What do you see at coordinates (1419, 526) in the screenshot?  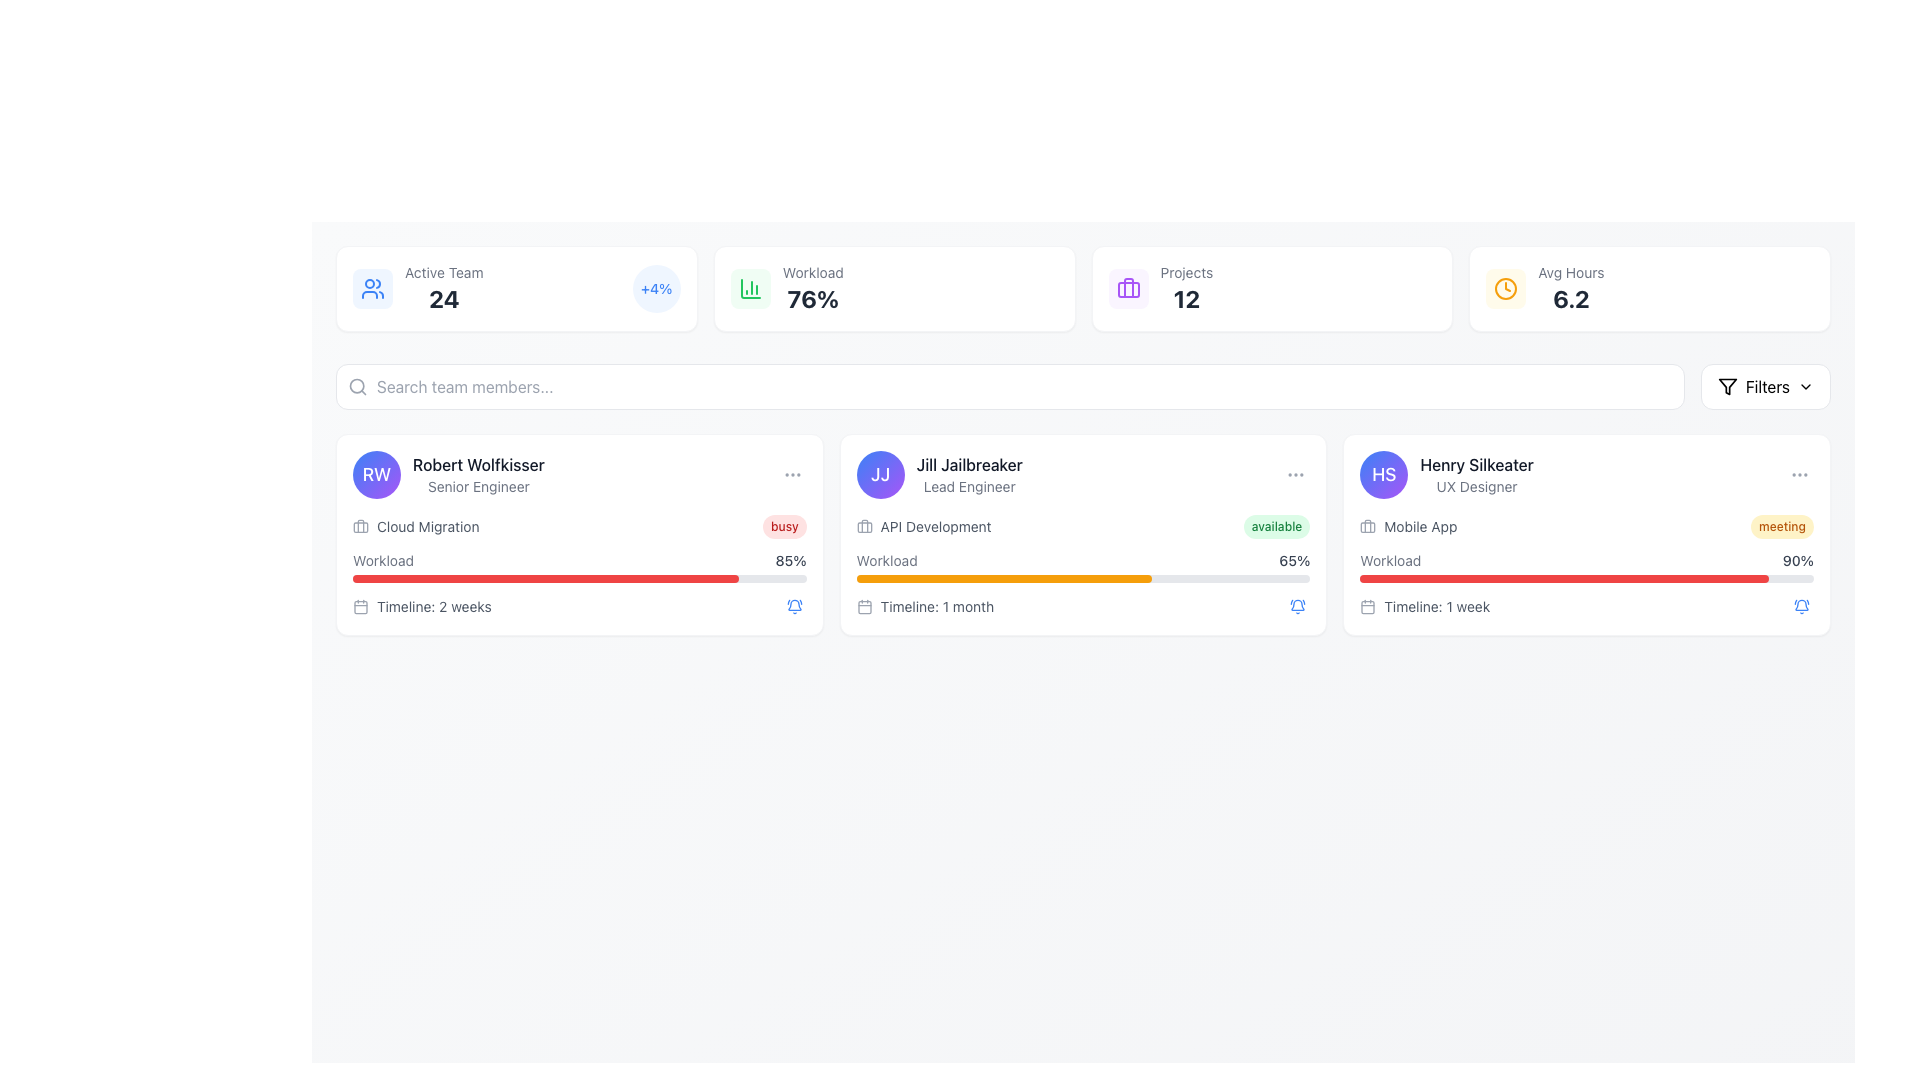 I see `the Text label that describes the category for the task related to Henry Silkeater, a UX Designer, which is located to the right of a briefcase icon` at bounding box center [1419, 526].